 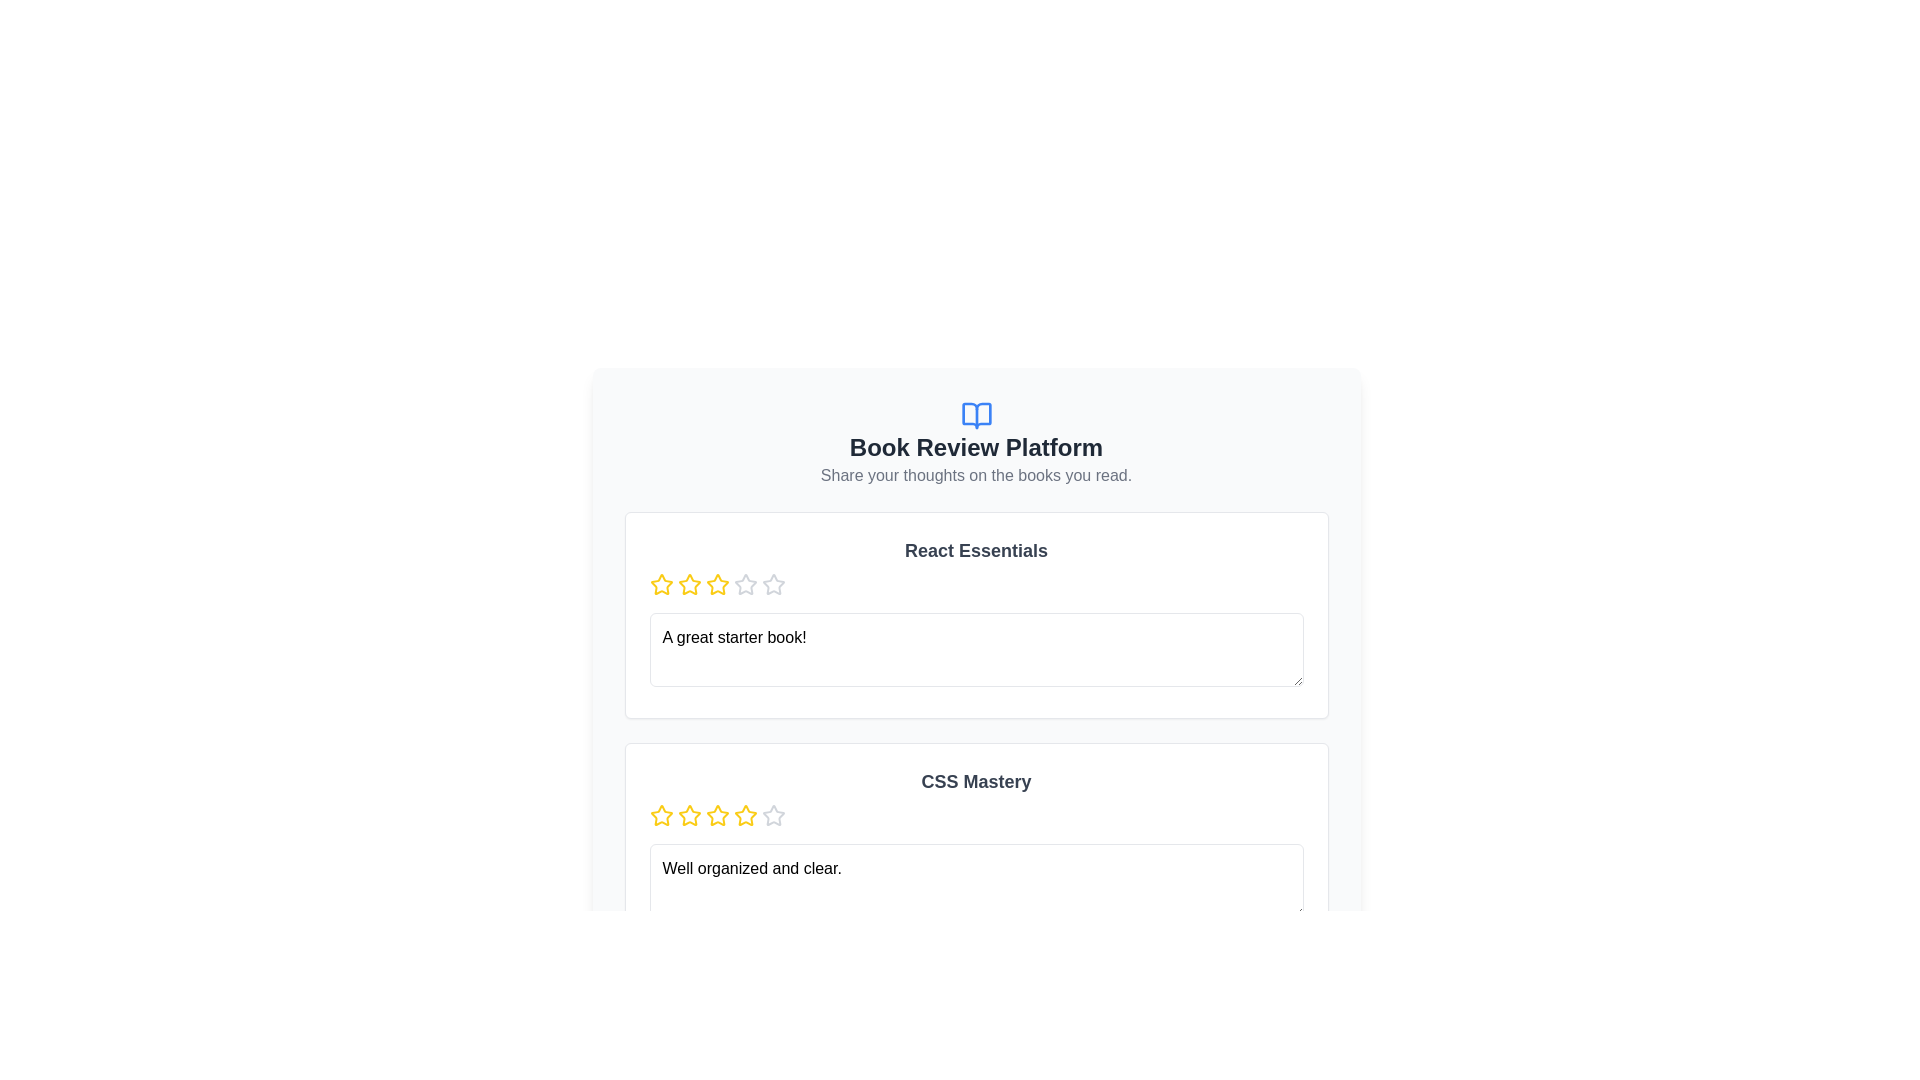 What do you see at coordinates (717, 816) in the screenshot?
I see `the third star in the rating system under the 'CSS Mastery' book review section` at bounding box center [717, 816].